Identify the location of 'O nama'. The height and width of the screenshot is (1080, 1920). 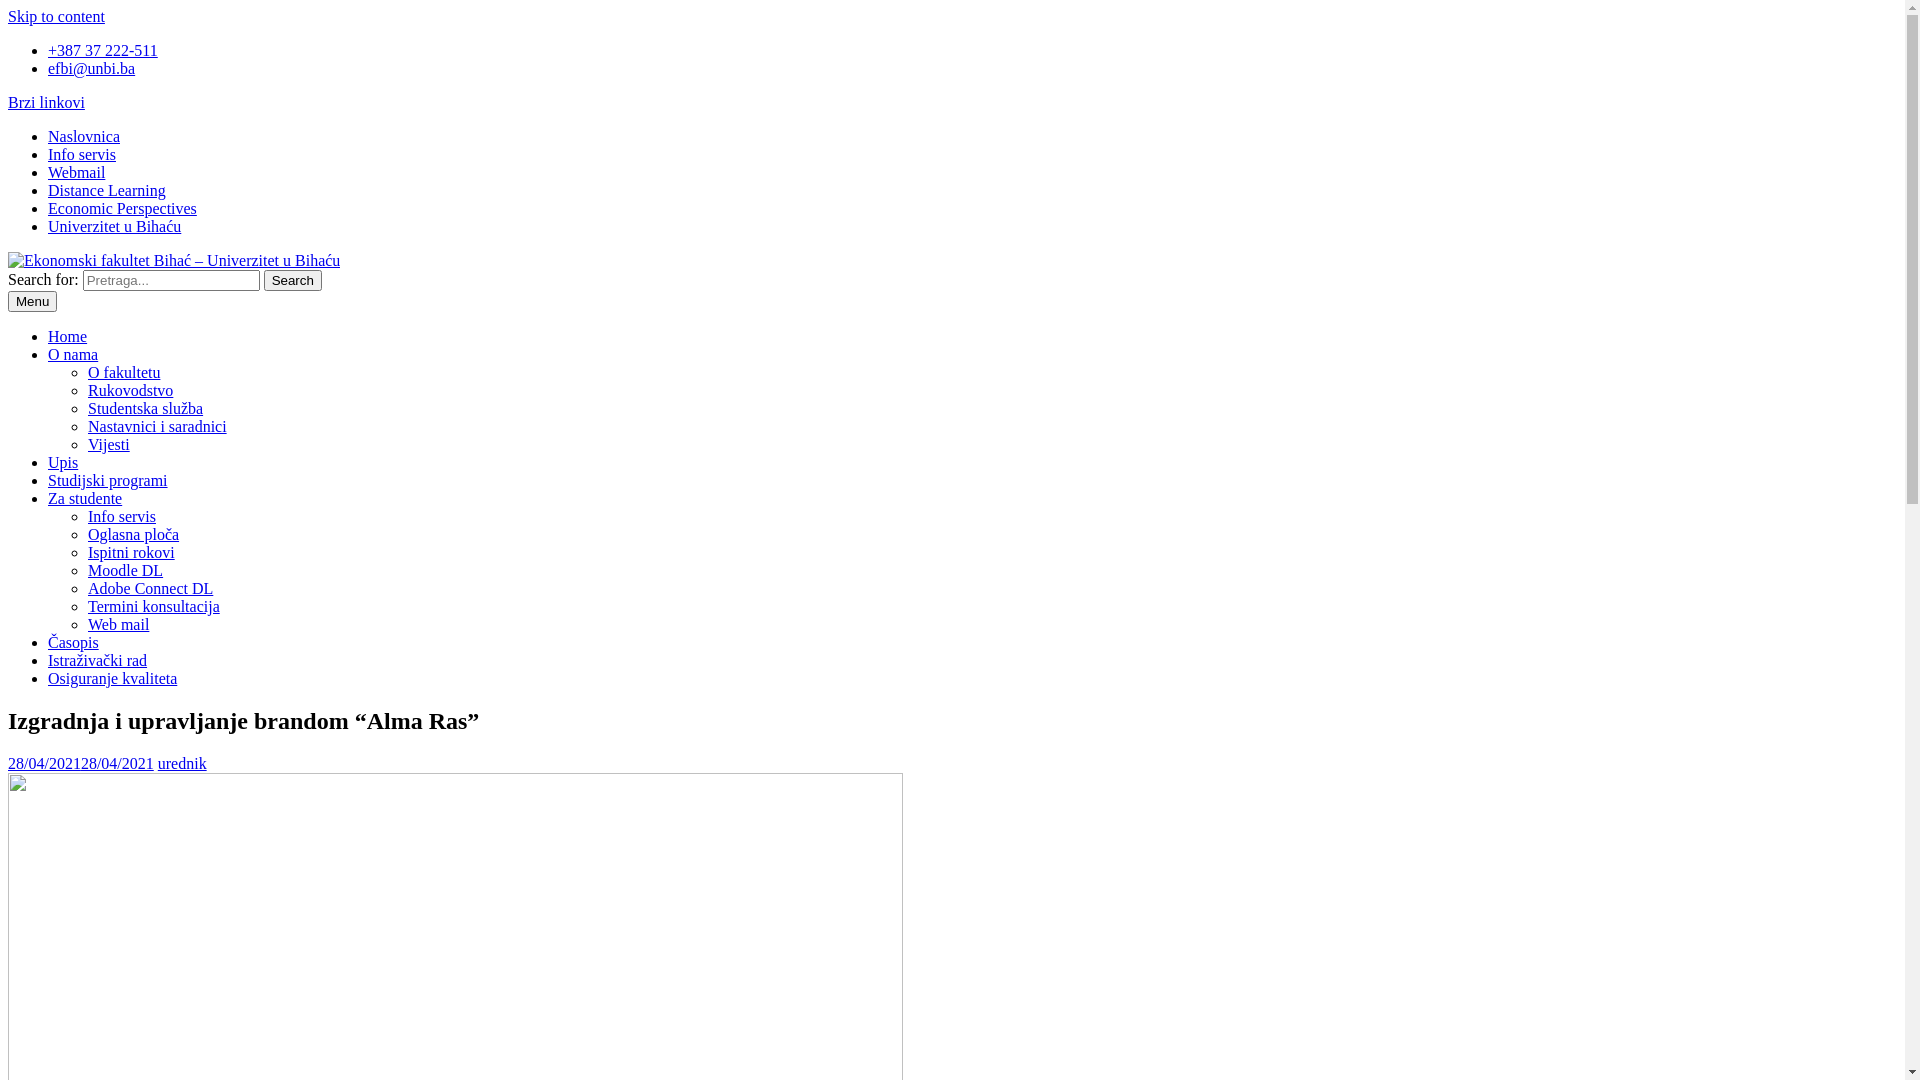
(48, 353).